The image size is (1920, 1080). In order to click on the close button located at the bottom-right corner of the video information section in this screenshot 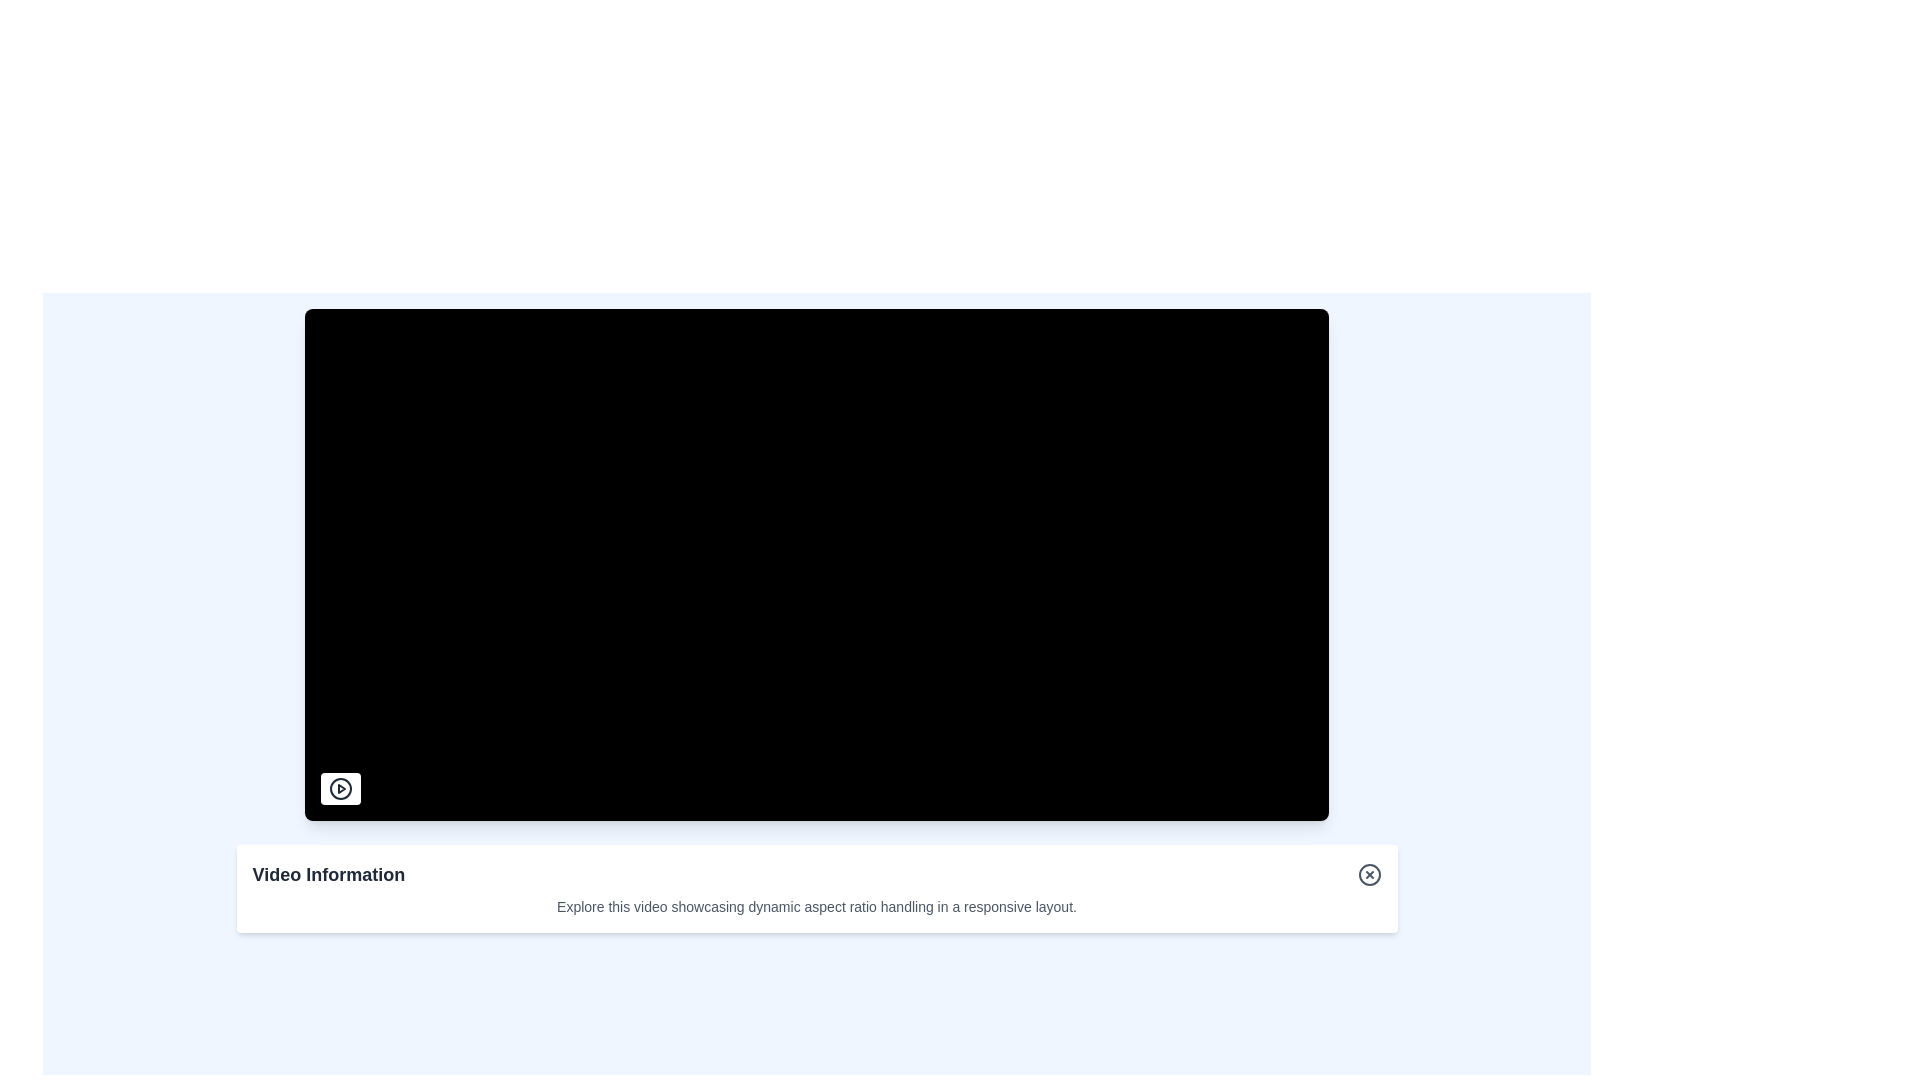, I will do `click(1368, 874)`.